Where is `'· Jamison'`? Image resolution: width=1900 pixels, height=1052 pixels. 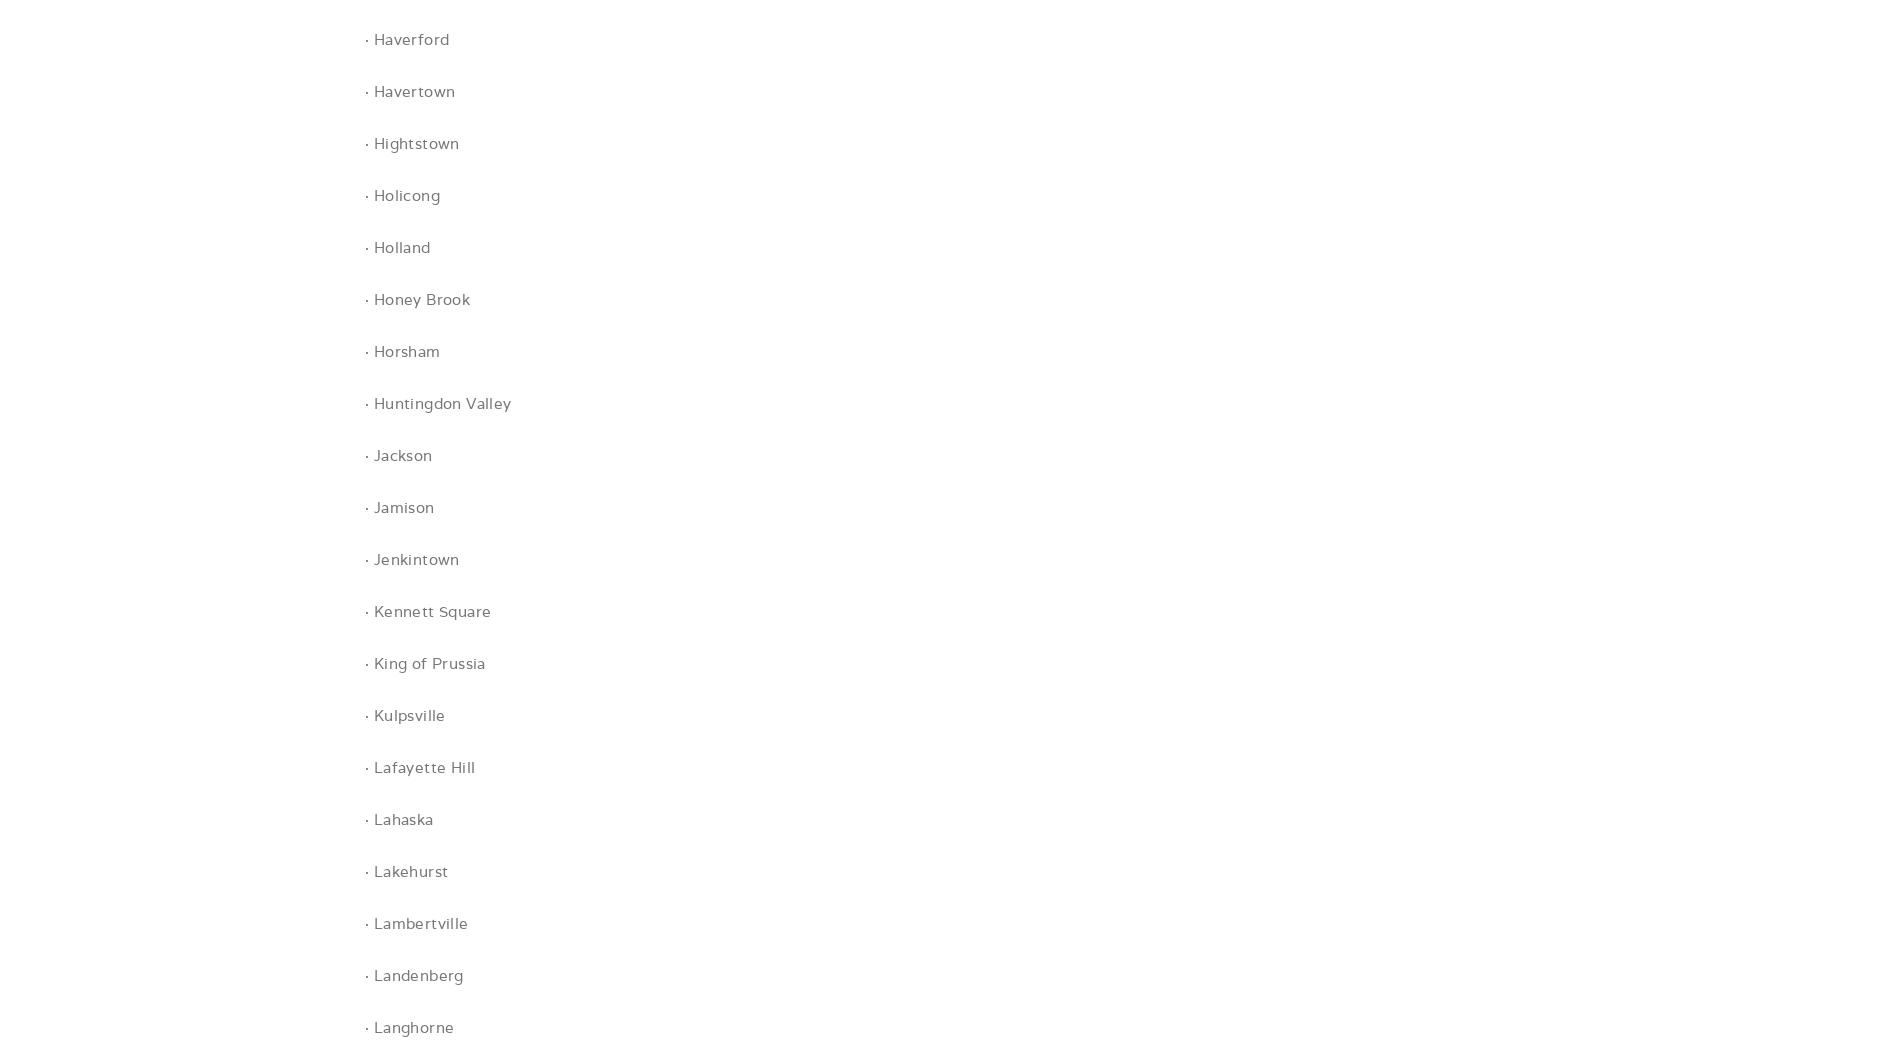
'· Jamison' is located at coordinates (398, 506).